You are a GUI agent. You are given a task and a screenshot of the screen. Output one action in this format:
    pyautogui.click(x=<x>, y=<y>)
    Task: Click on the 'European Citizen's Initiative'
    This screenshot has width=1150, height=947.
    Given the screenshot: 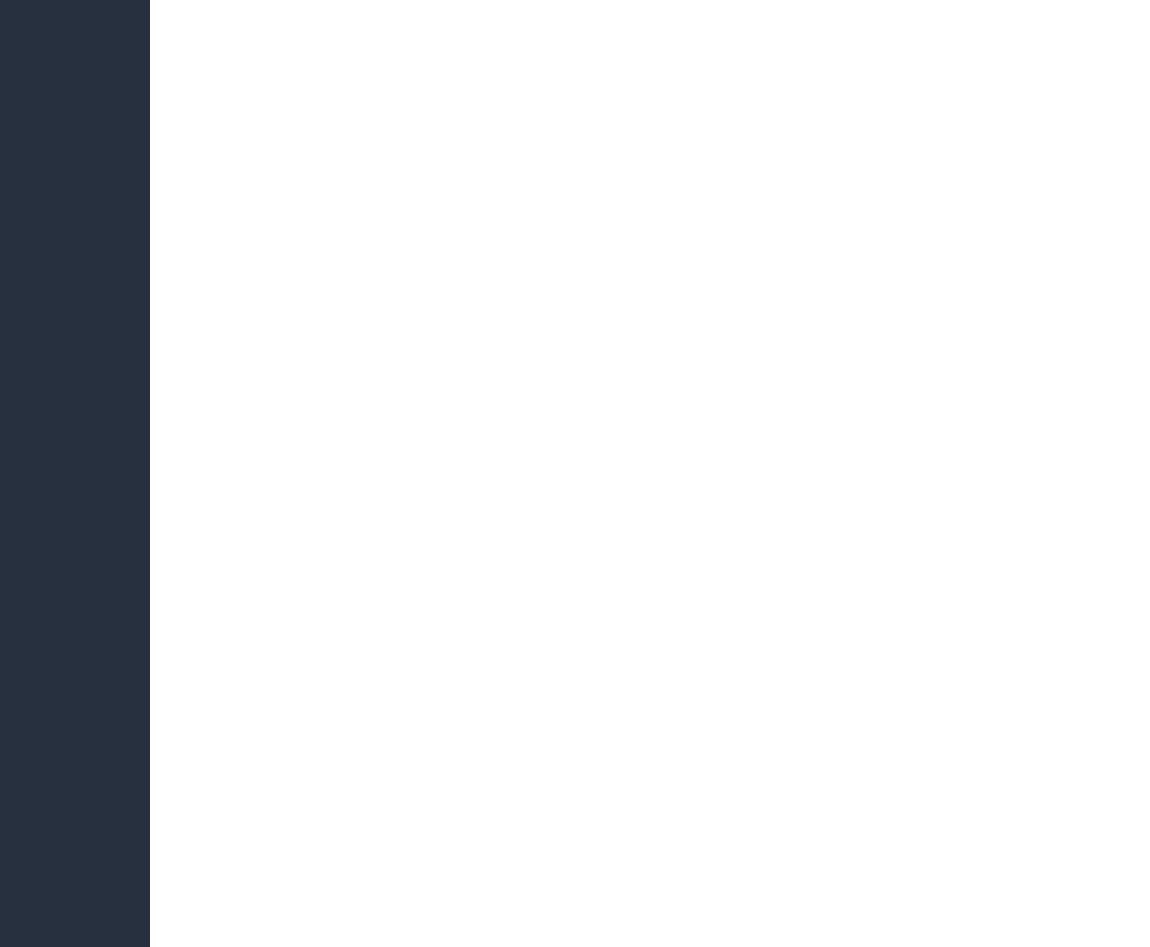 What is the action you would take?
    pyautogui.click(x=848, y=72)
    